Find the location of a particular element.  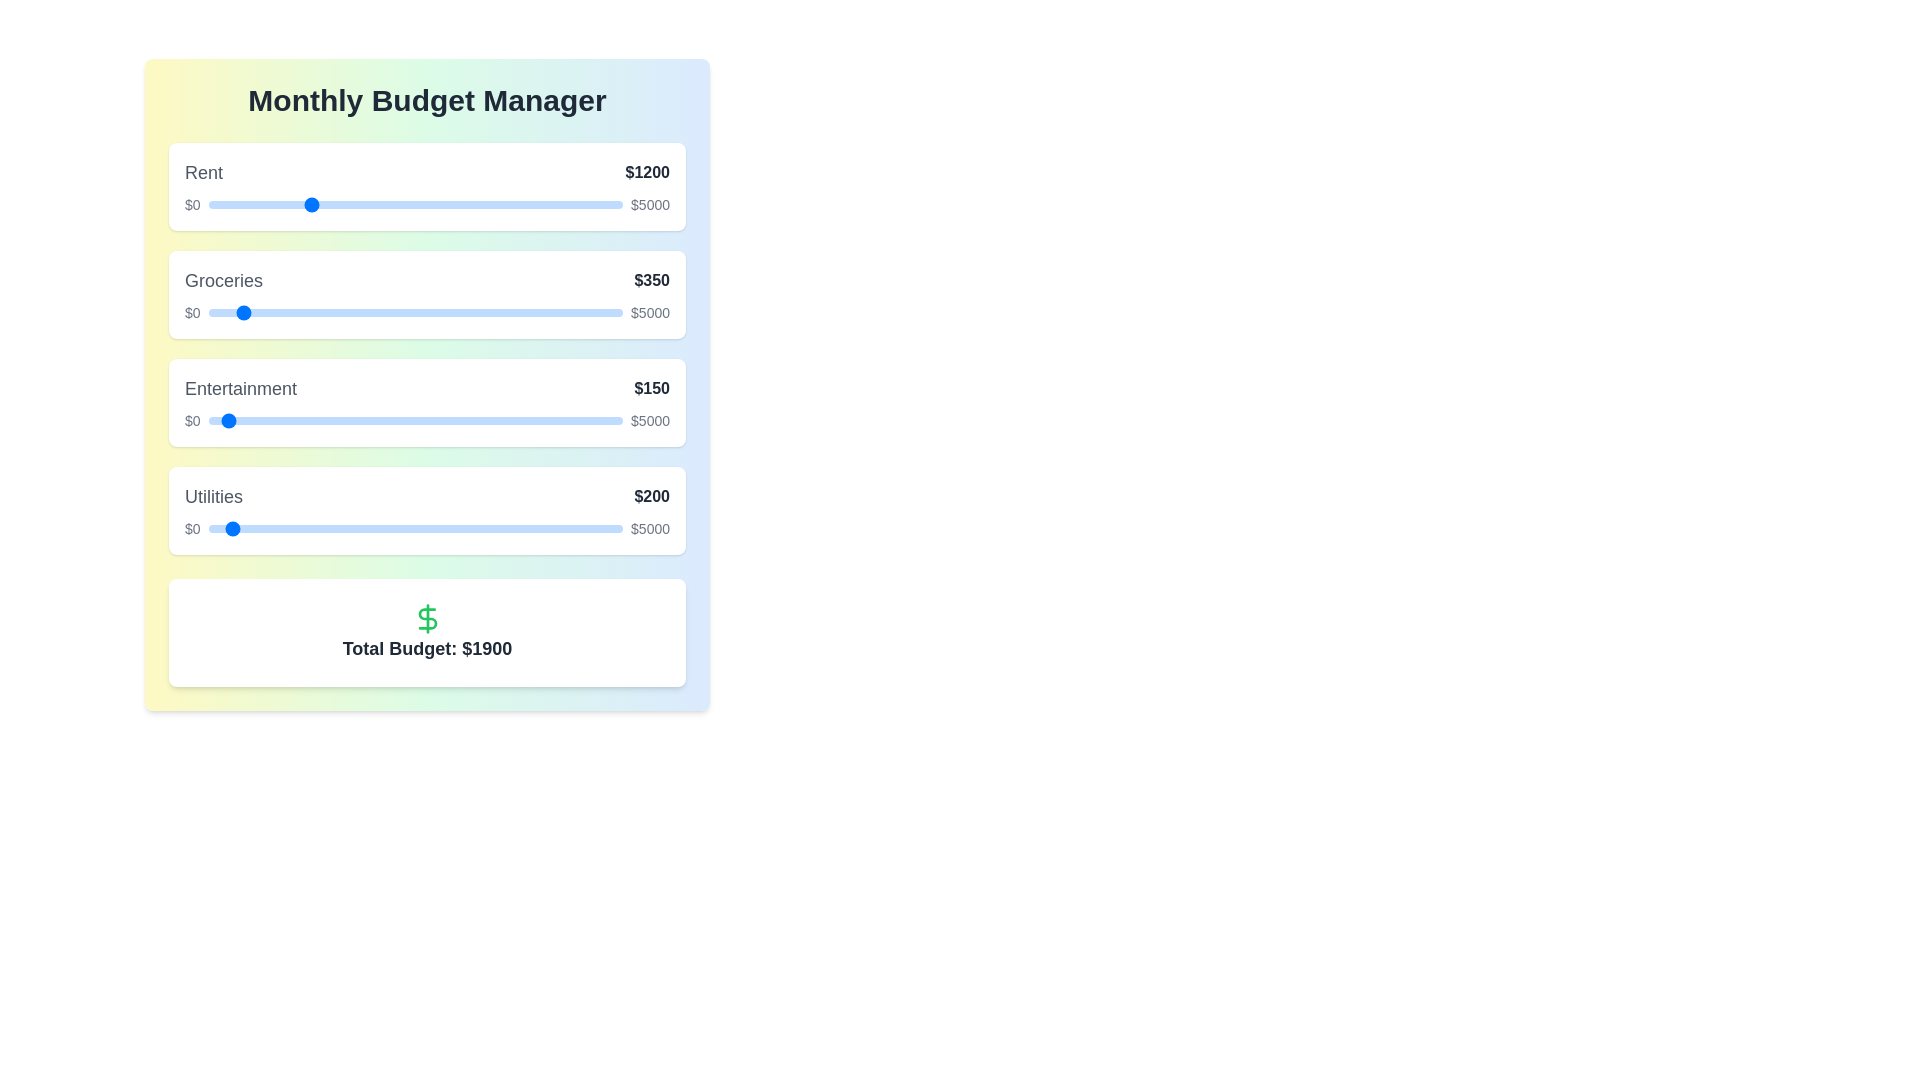

the groceries budget slider is located at coordinates (540, 312).